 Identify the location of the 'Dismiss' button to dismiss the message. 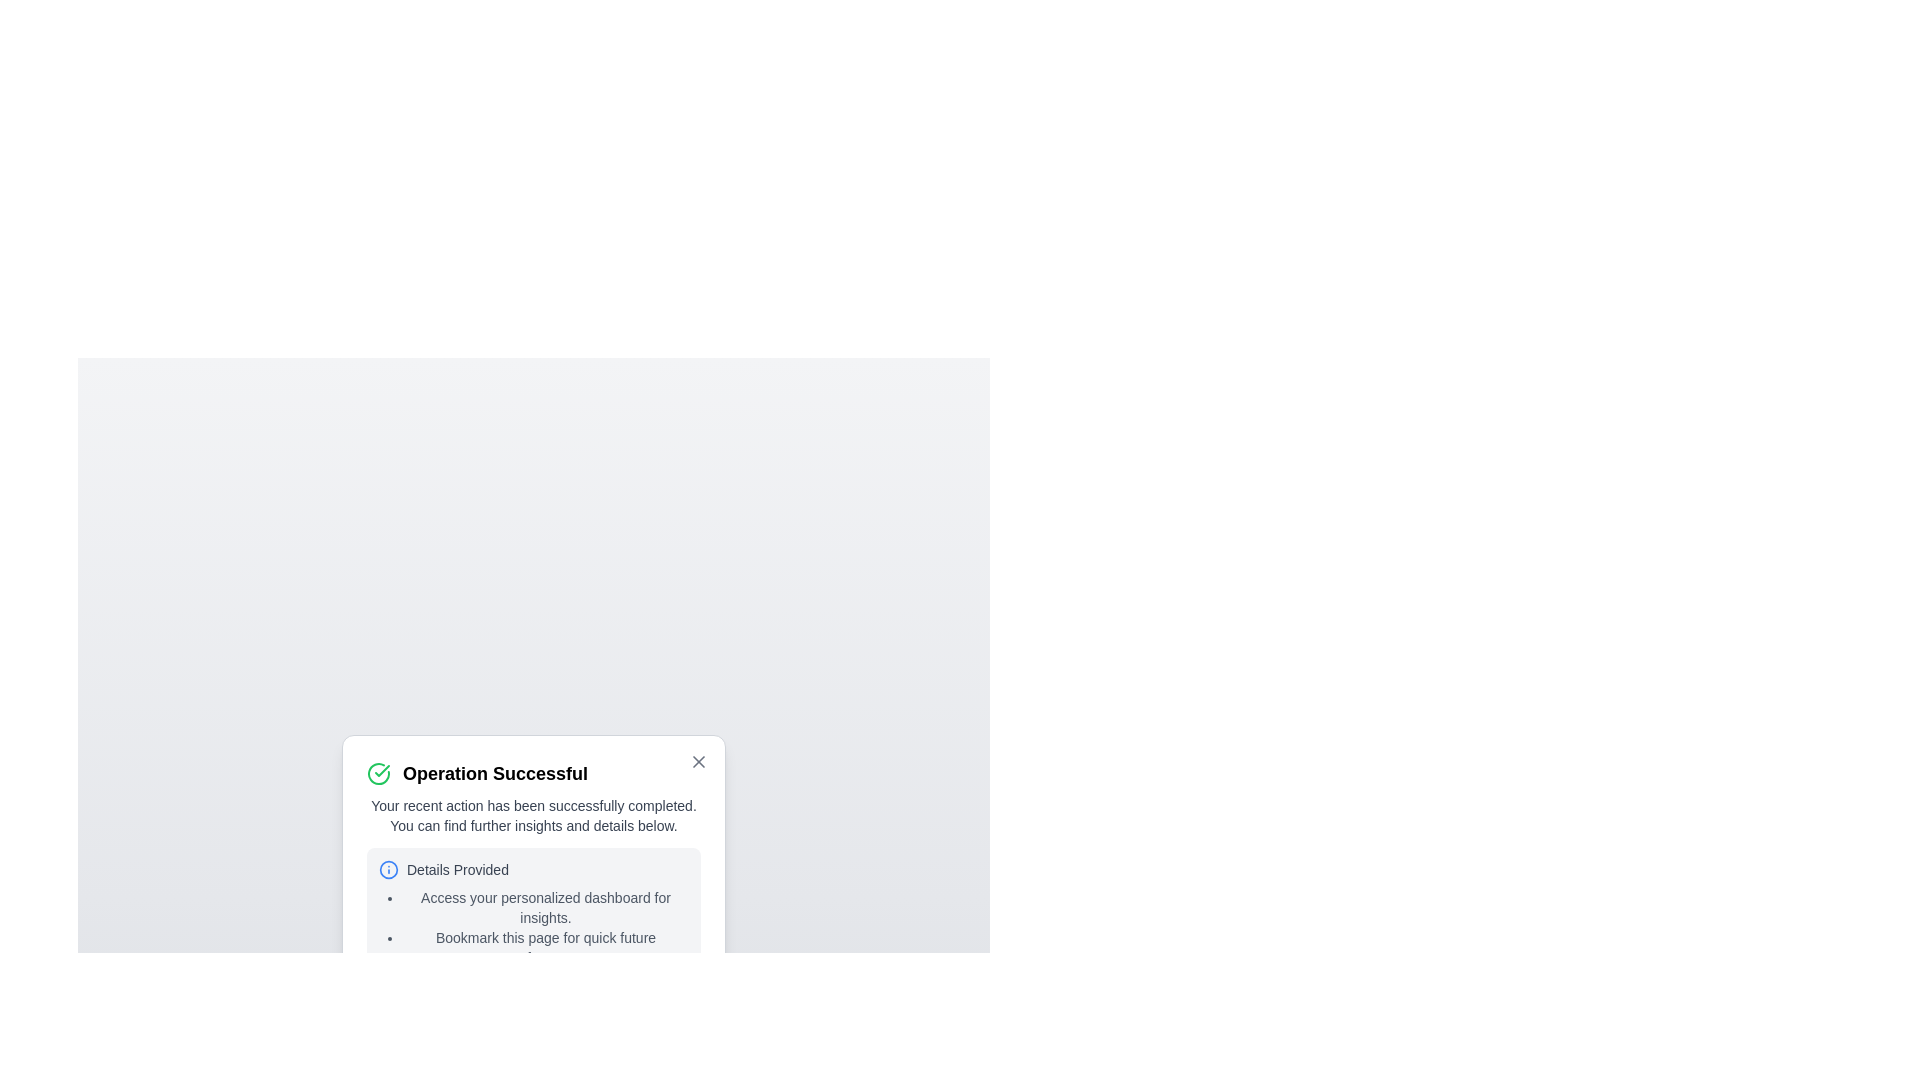
(657, 1015).